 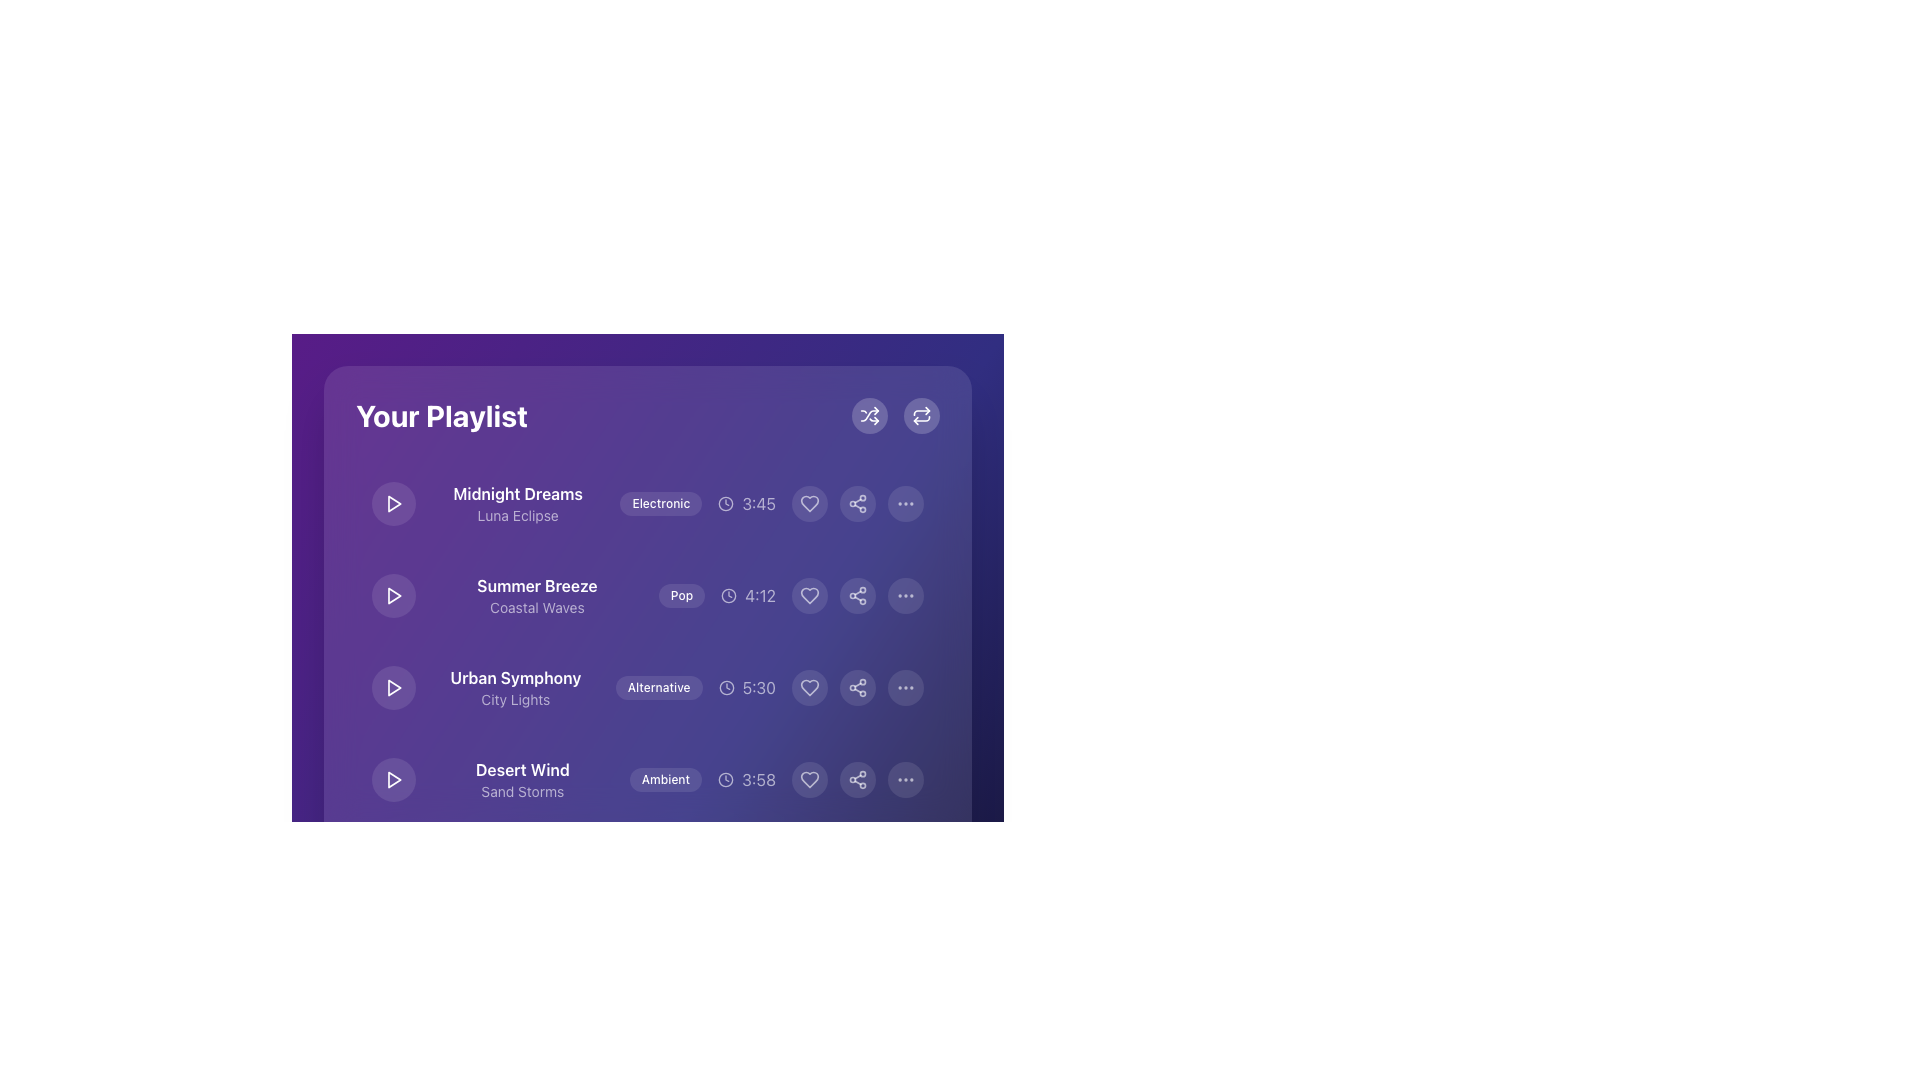 What do you see at coordinates (905, 595) in the screenshot?
I see `the ellipsis icon located at the rightmost position of the control icons for the 'Summer Breeze' playlist` at bounding box center [905, 595].